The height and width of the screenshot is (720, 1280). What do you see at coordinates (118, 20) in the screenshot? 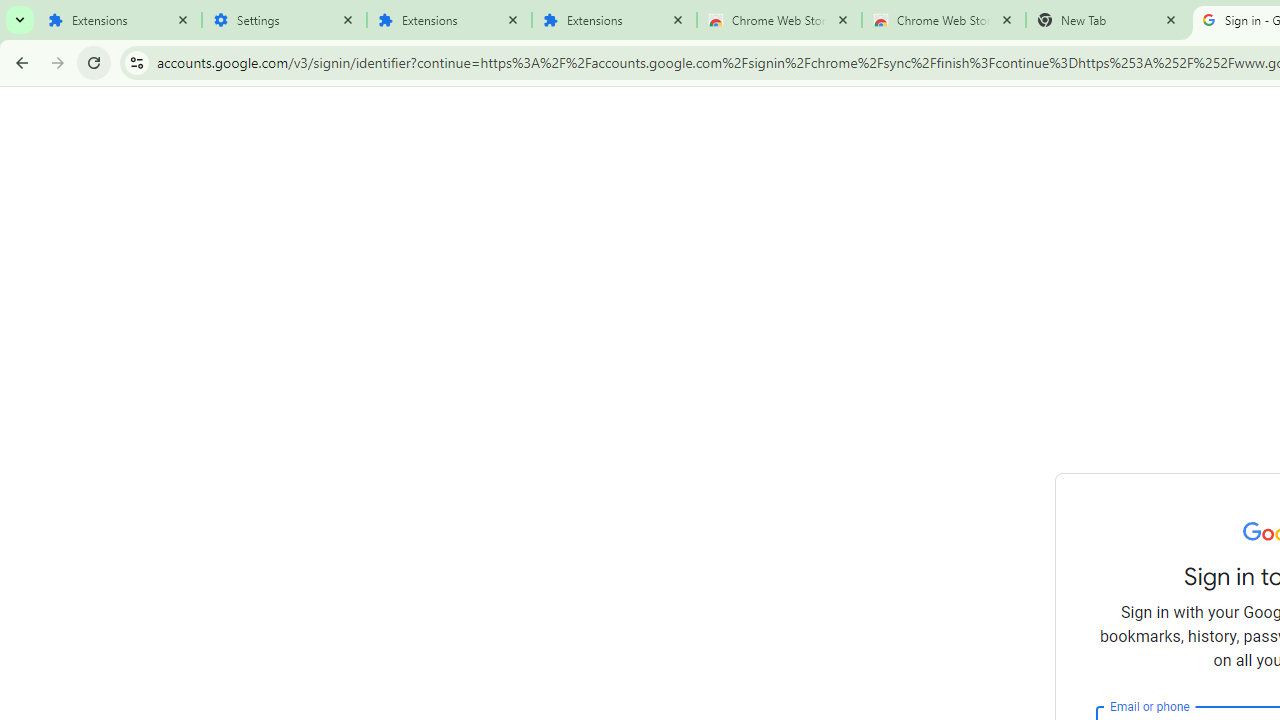
I see `'Extensions'` at bounding box center [118, 20].